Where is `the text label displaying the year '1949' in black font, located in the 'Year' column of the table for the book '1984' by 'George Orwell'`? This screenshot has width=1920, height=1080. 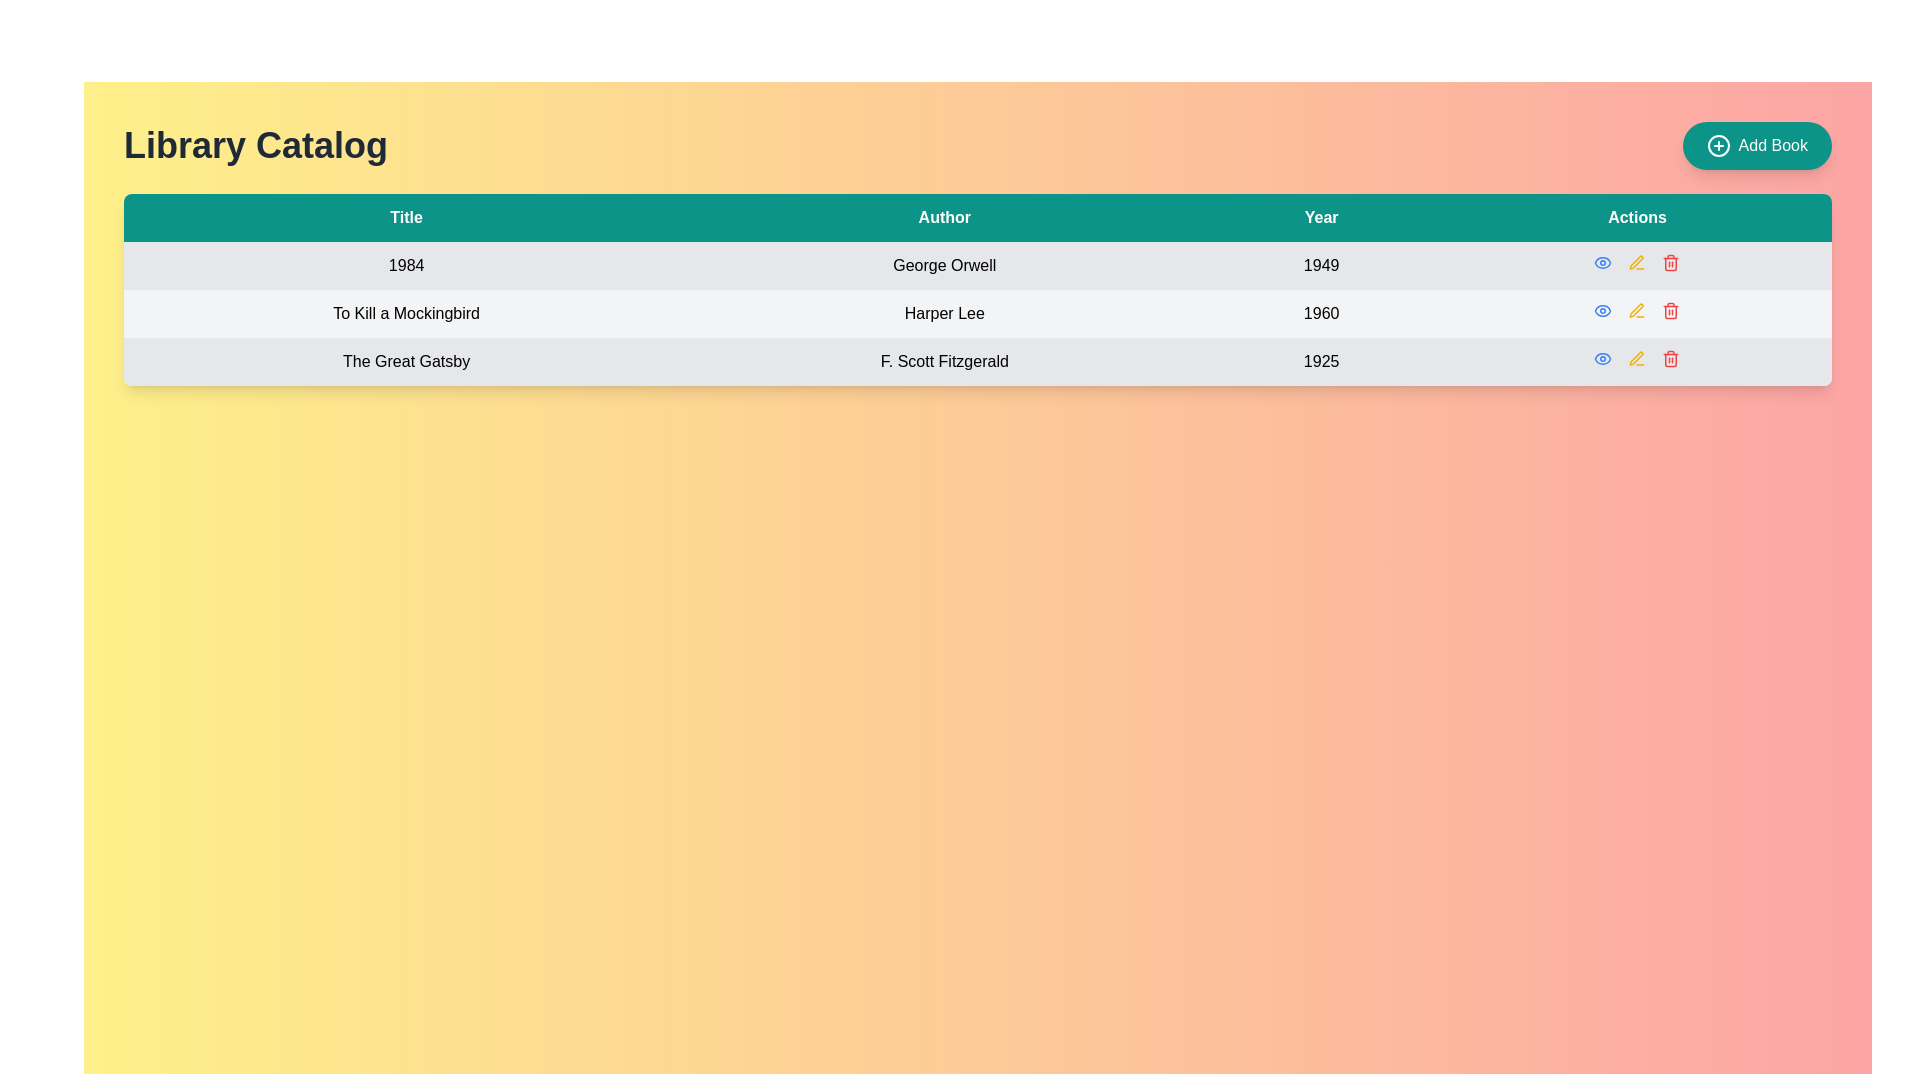 the text label displaying the year '1949' in black font, located in the 'Year' column of the table for the book '1984' by 'George Orwell' is located at coordinates (1321, 265).